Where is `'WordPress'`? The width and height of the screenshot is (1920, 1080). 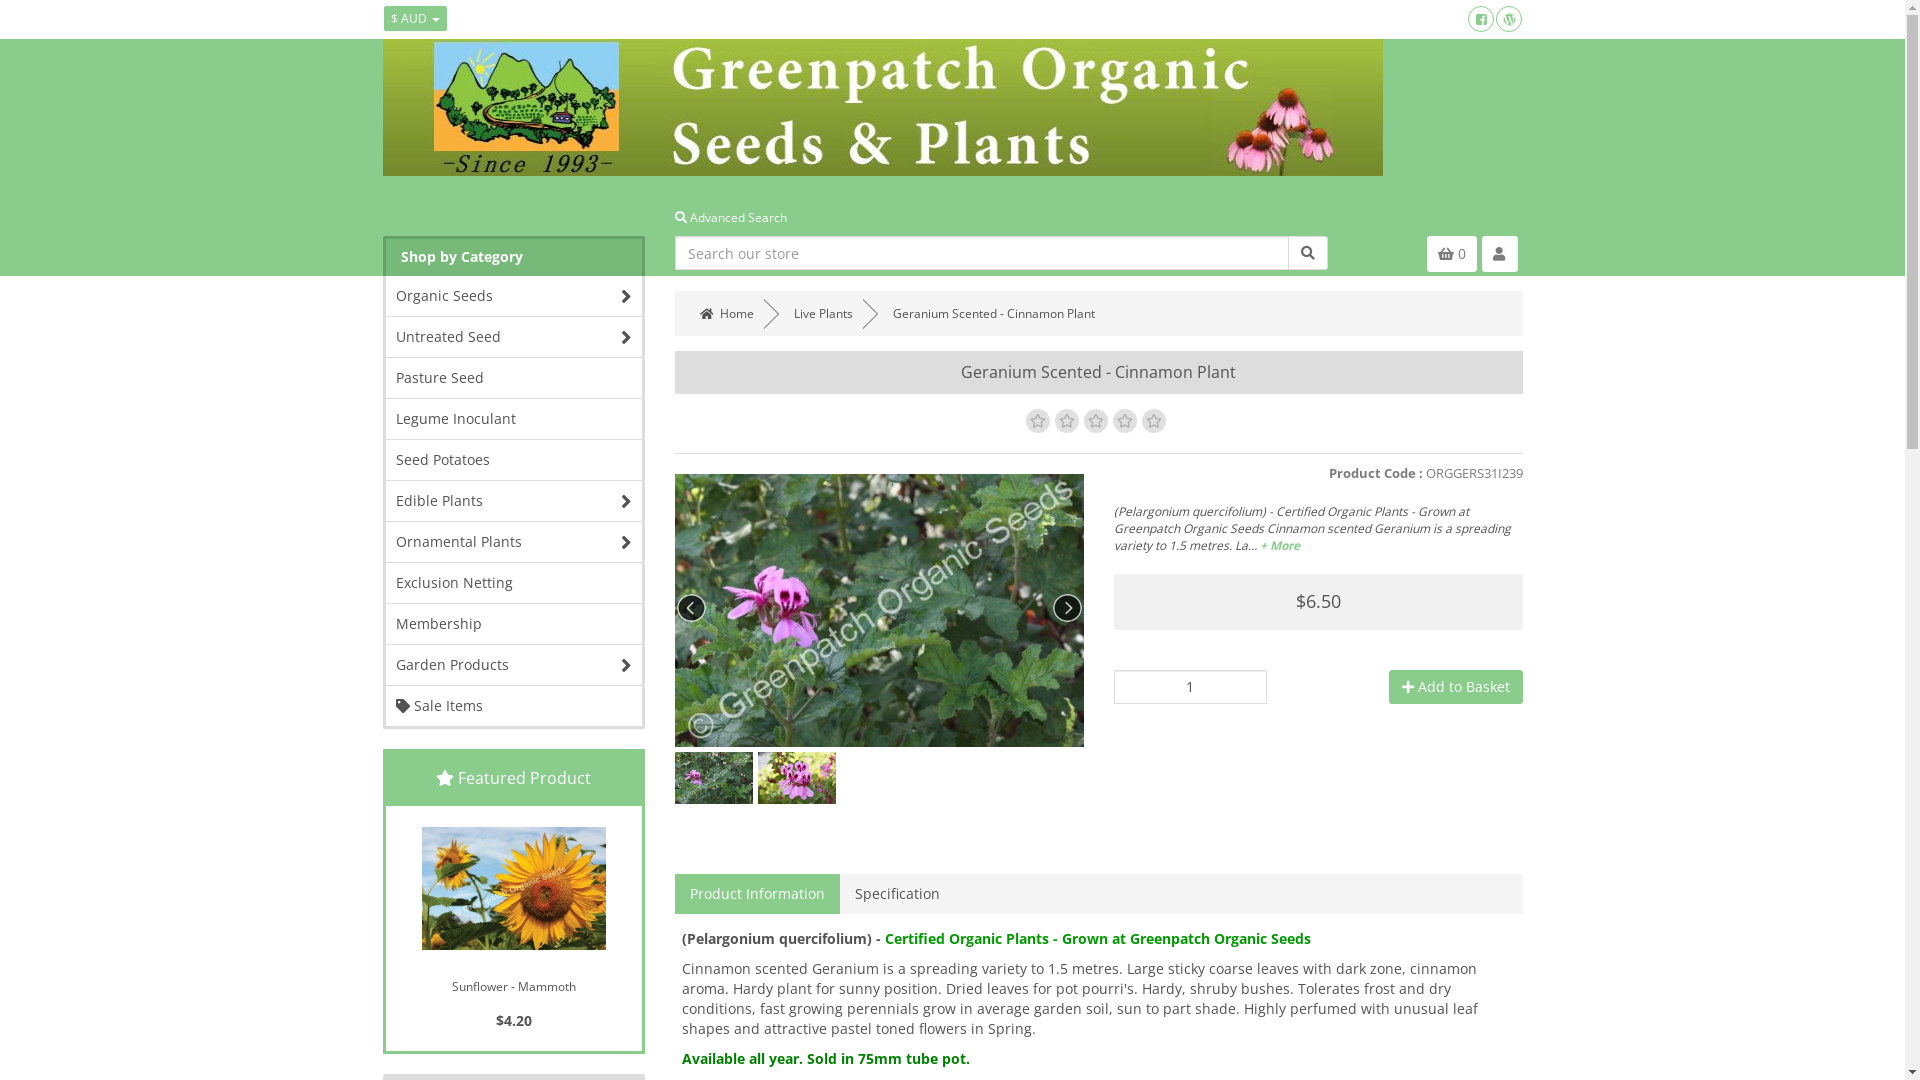 'WordPress' is located at coordinates (1508, 19).